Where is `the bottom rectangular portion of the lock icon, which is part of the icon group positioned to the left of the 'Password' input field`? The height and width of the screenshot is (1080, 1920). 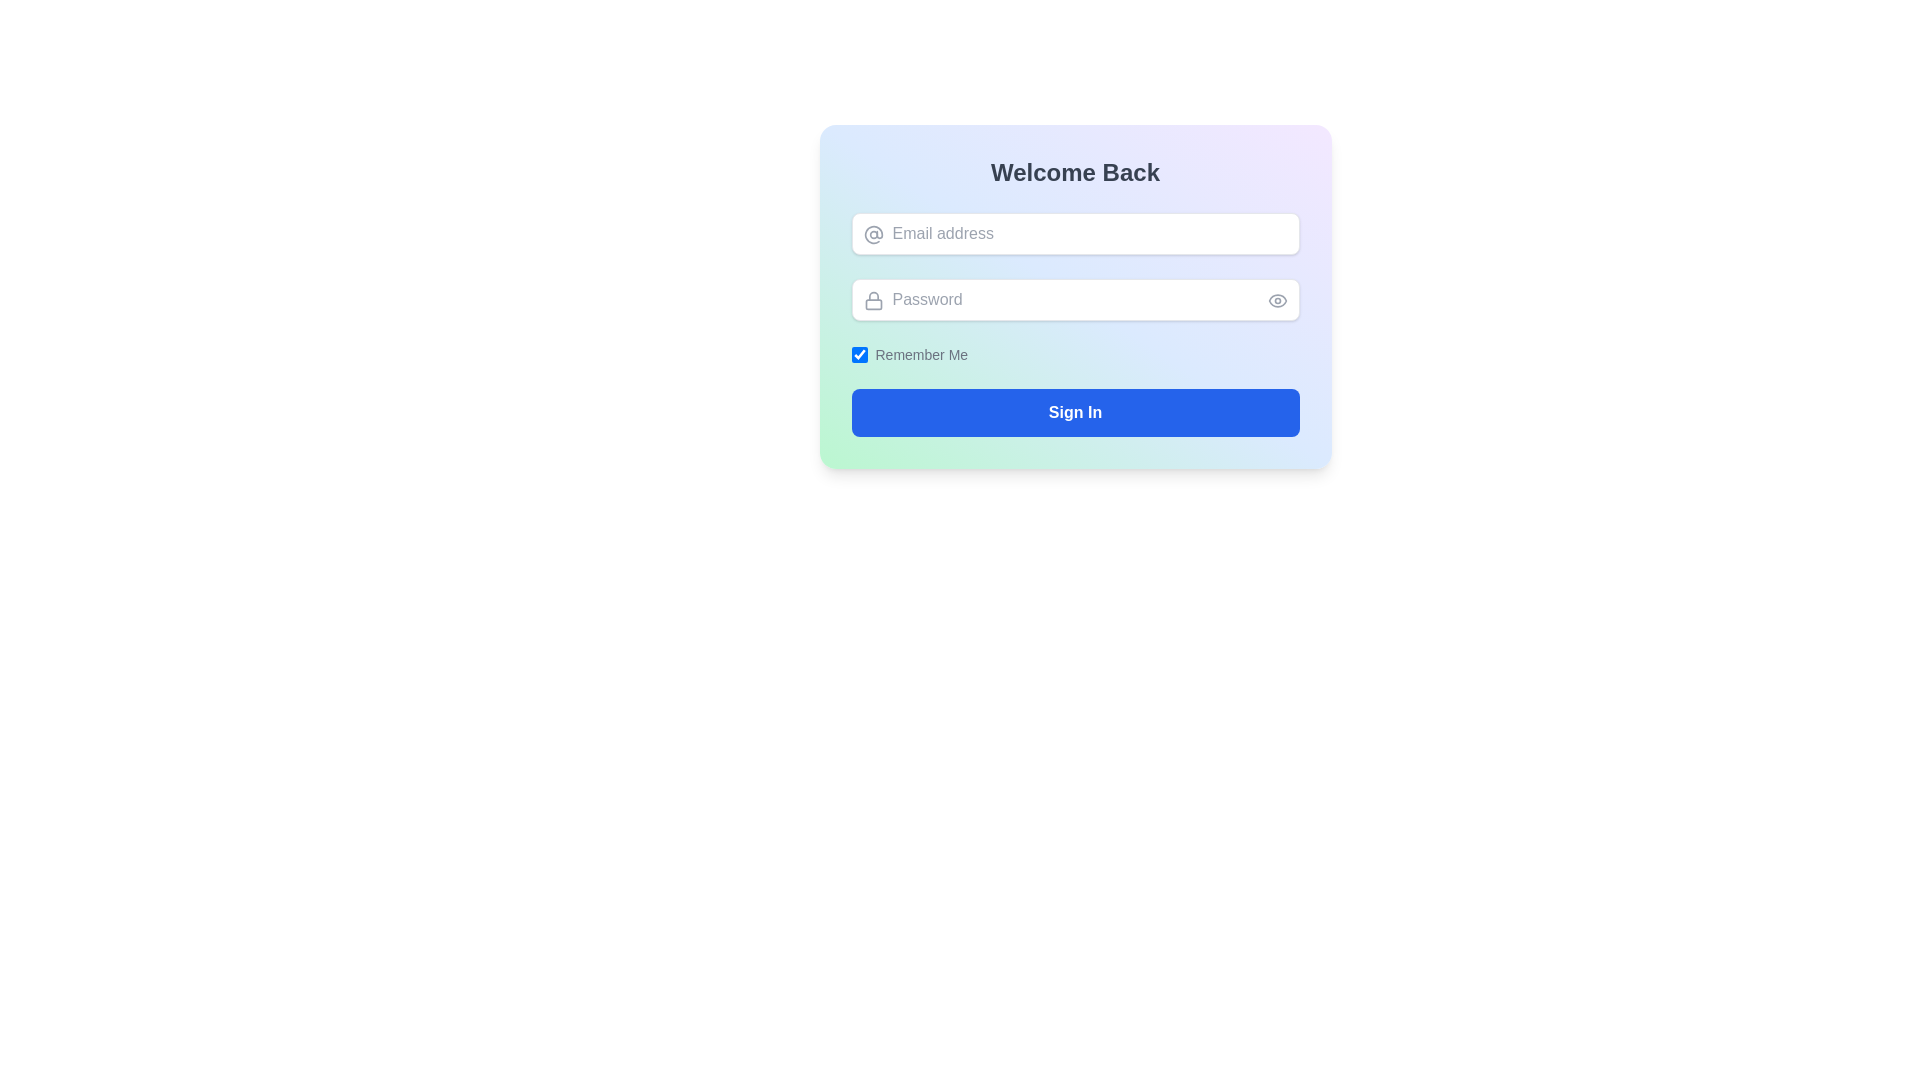 the bottom rectangular portion of the lock icon, which is part of the icon group positioned to the left of the 'Password' input field is located at coordinates (873, 304).